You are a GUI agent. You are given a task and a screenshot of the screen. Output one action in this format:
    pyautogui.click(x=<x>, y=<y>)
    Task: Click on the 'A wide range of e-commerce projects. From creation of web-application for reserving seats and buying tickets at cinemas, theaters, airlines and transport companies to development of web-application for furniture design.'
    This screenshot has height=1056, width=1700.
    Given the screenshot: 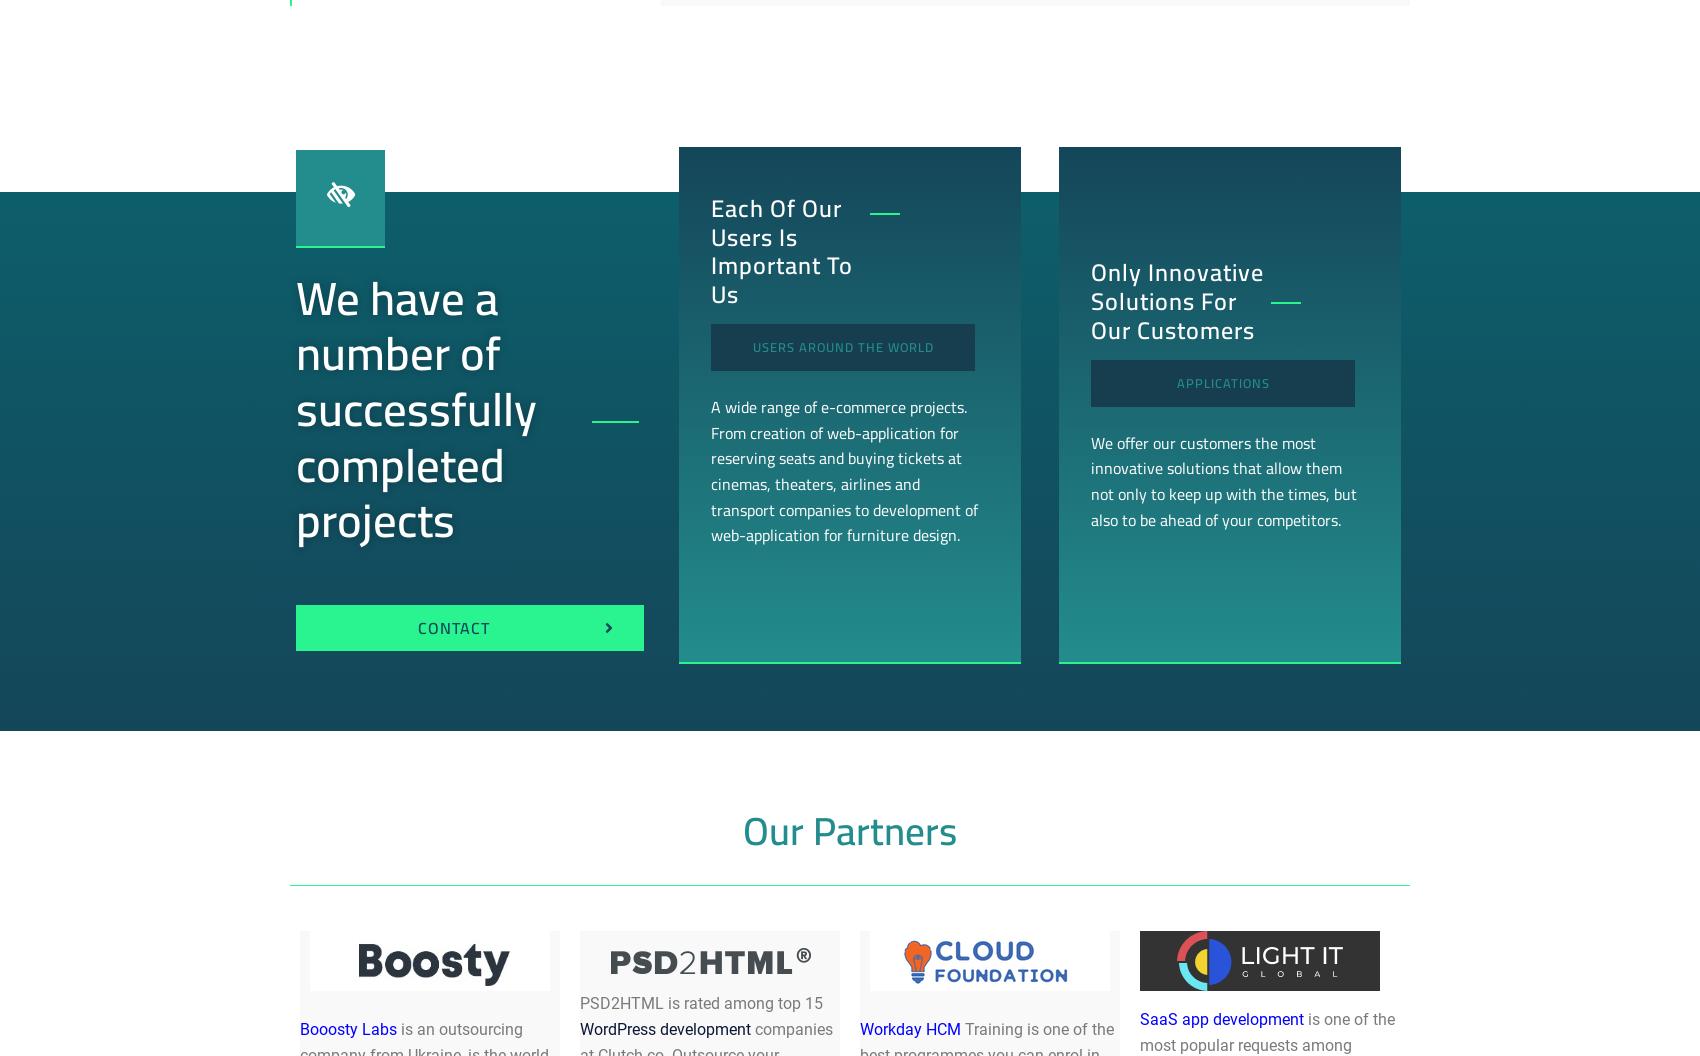 What is the action you would take?
    pyautogui.click(x=842, y=469)
    